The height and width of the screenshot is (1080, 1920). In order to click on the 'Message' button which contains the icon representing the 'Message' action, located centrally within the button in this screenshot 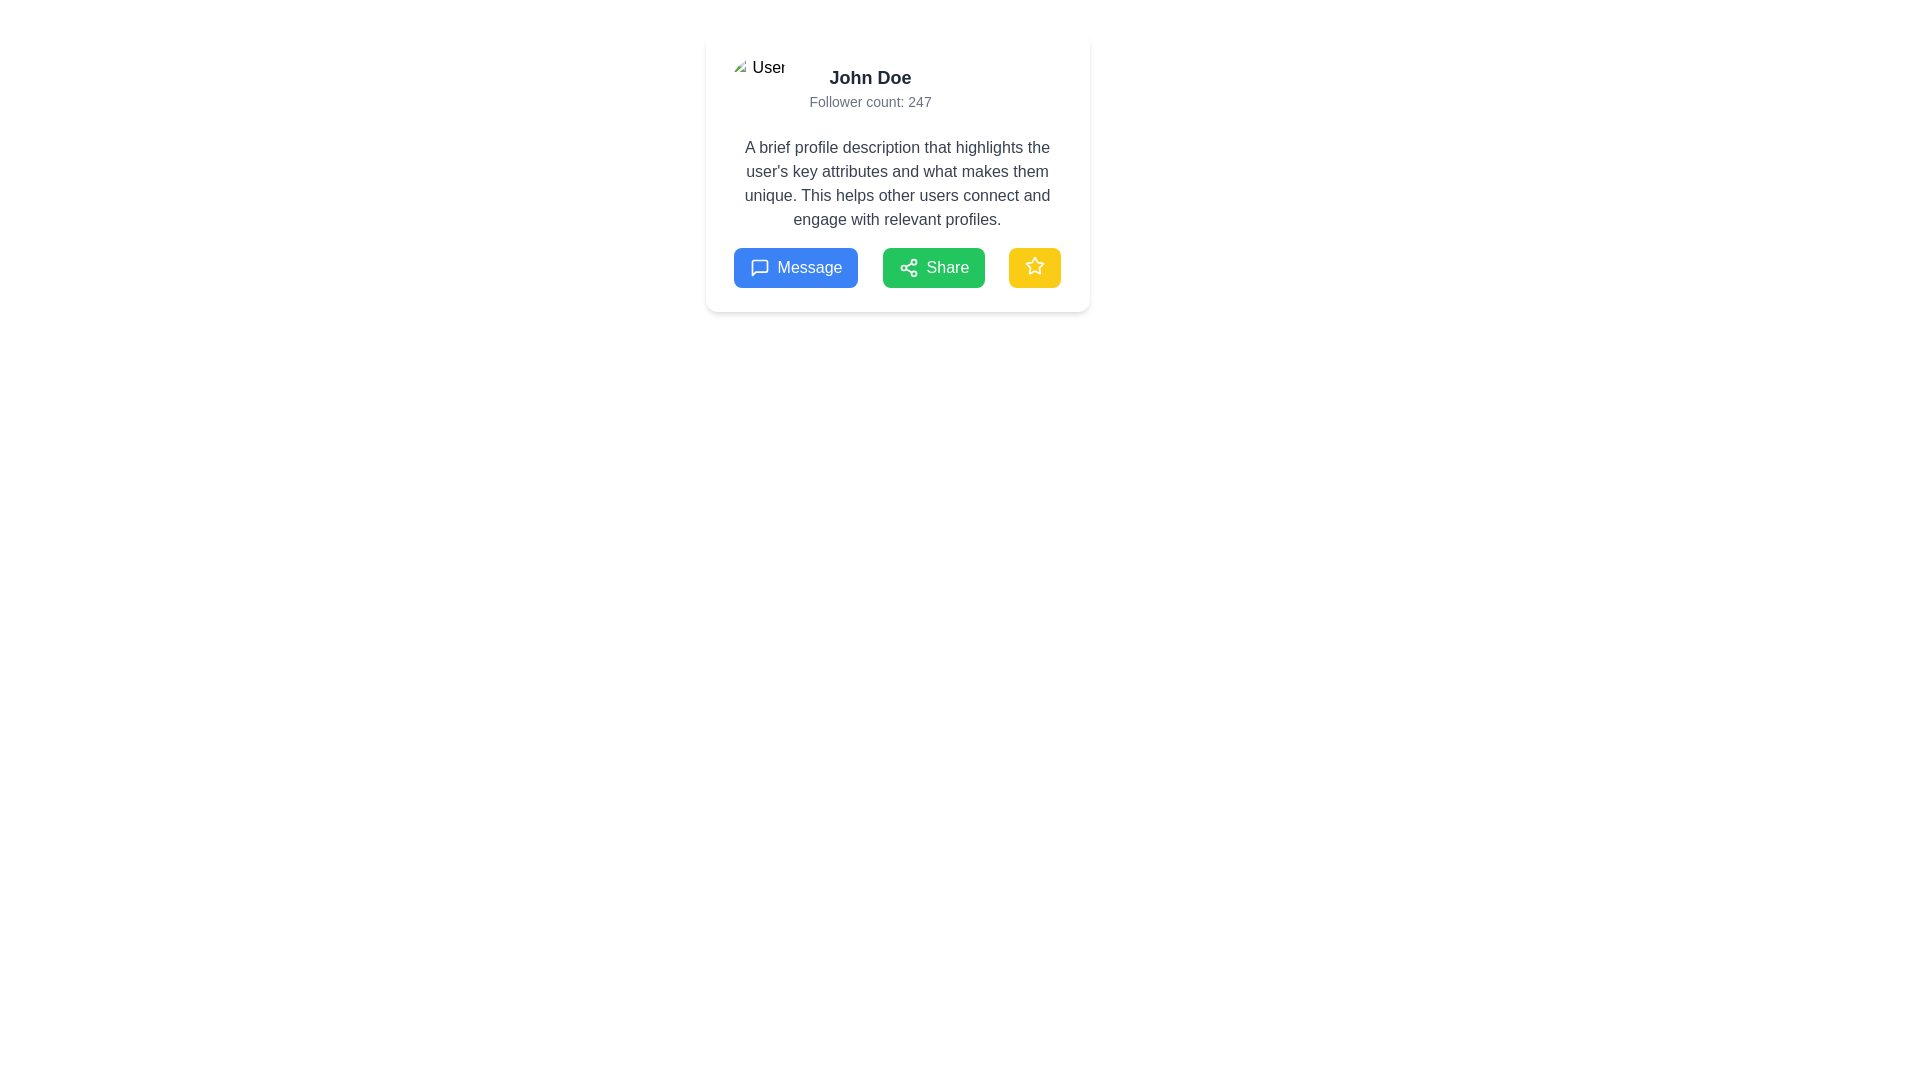, I will do `click(758, 266)`.